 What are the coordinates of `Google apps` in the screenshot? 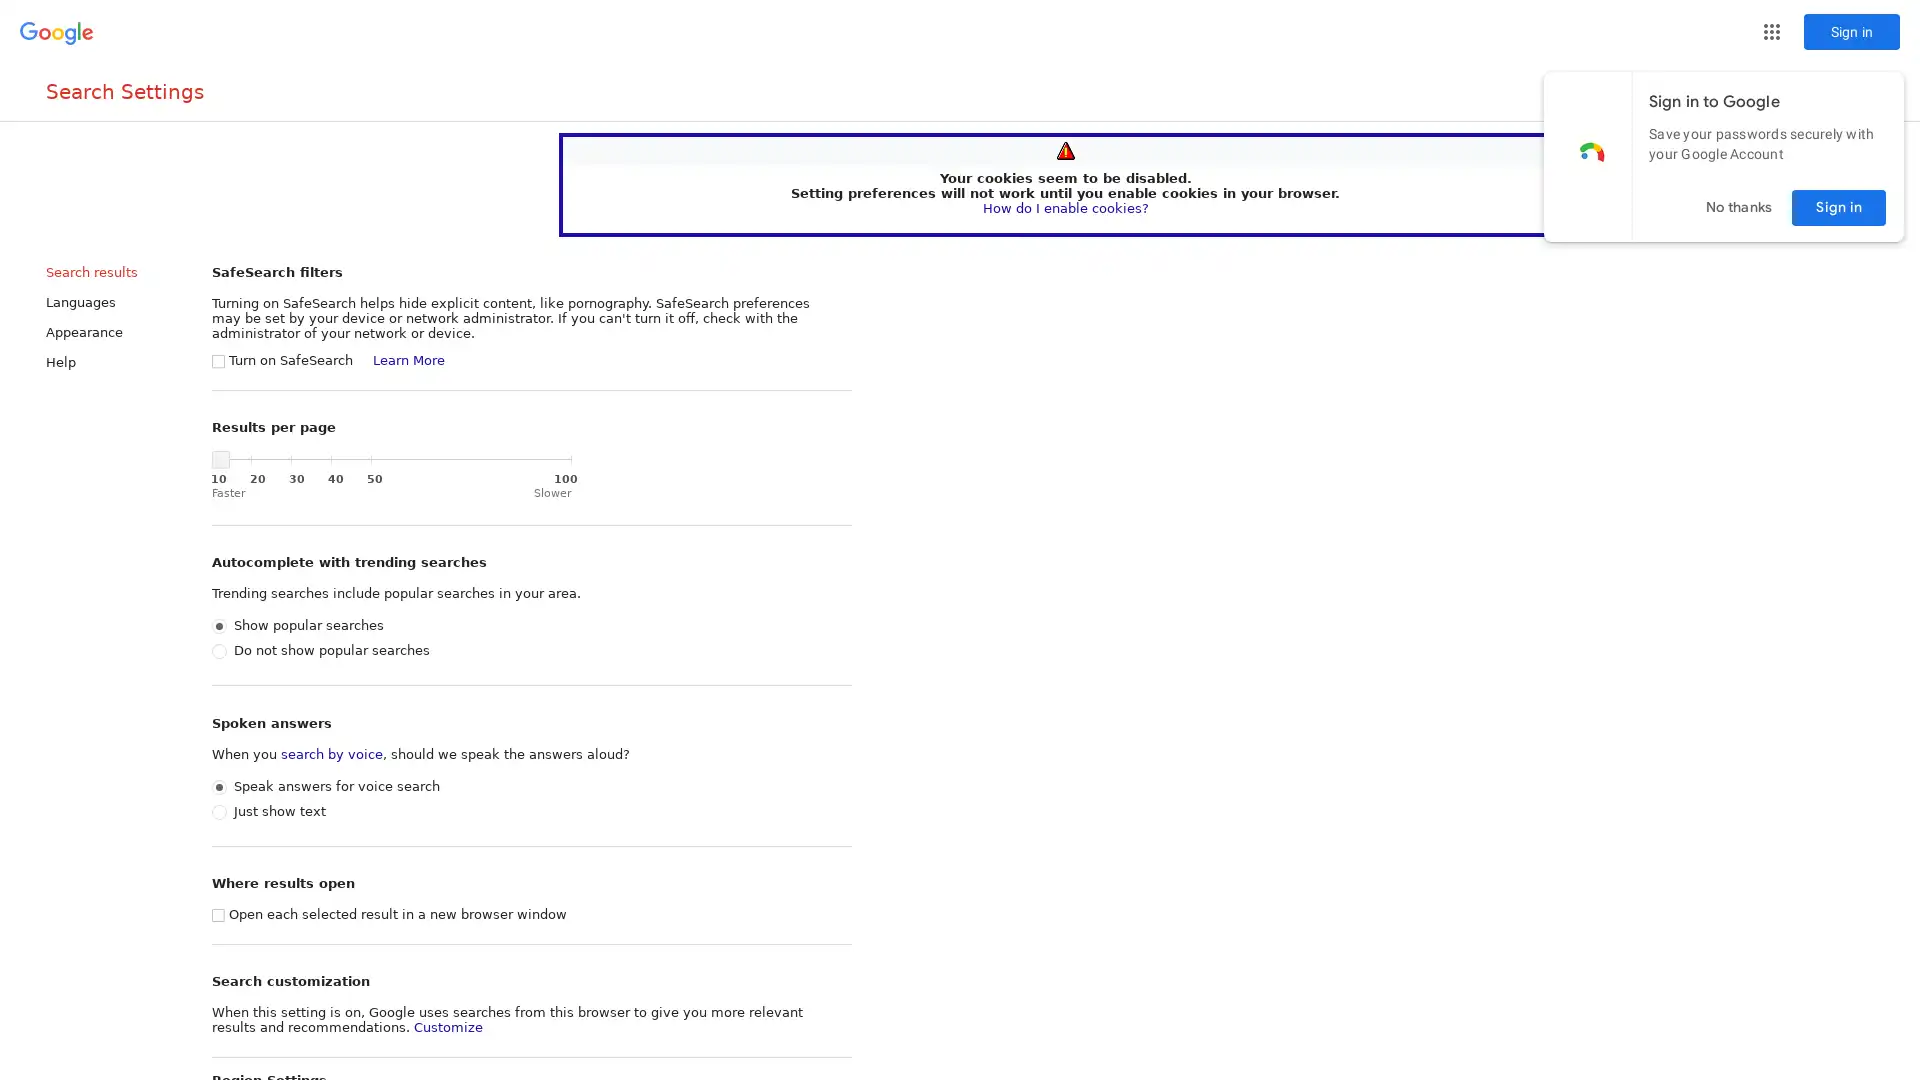 It's located at (1771, 31).